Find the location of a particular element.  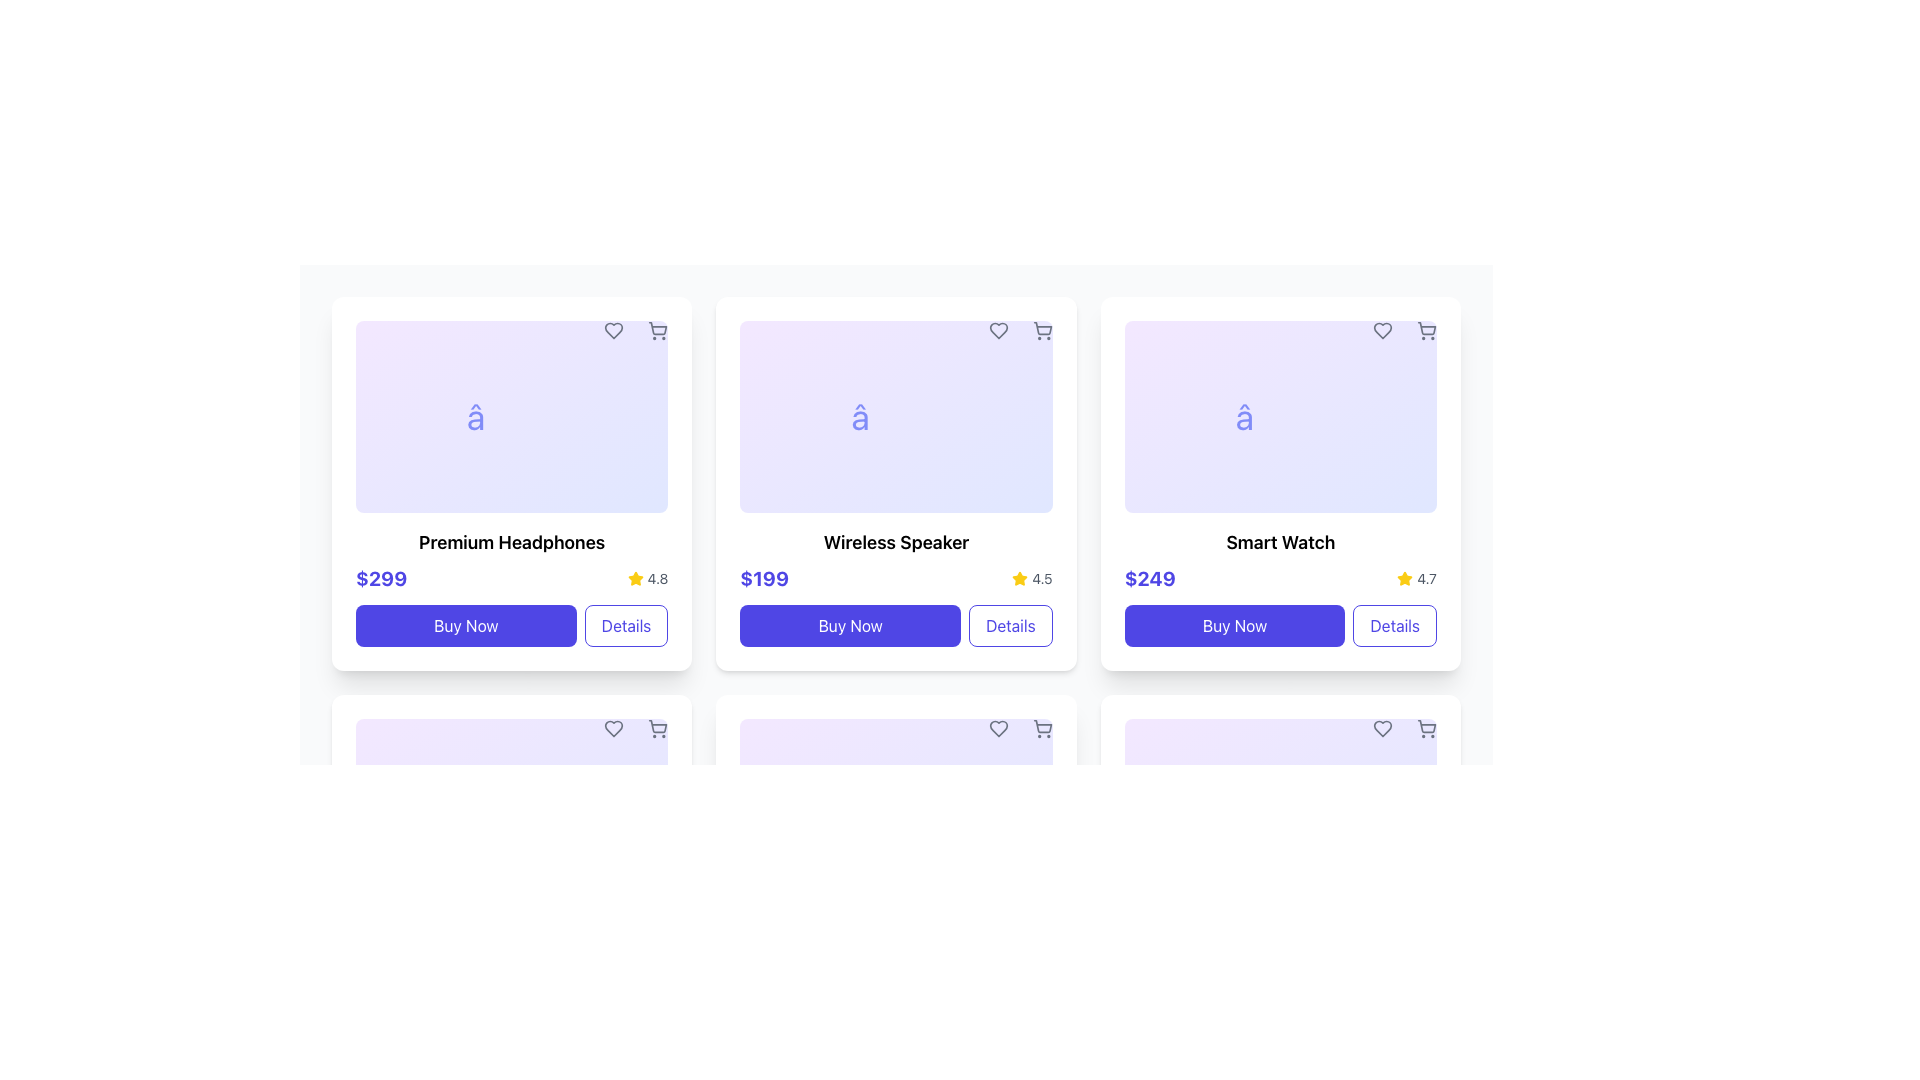

on the heart icon button located in the top-right corner of the 'Wireless Speaker' card is located at coordinates (998, 729).